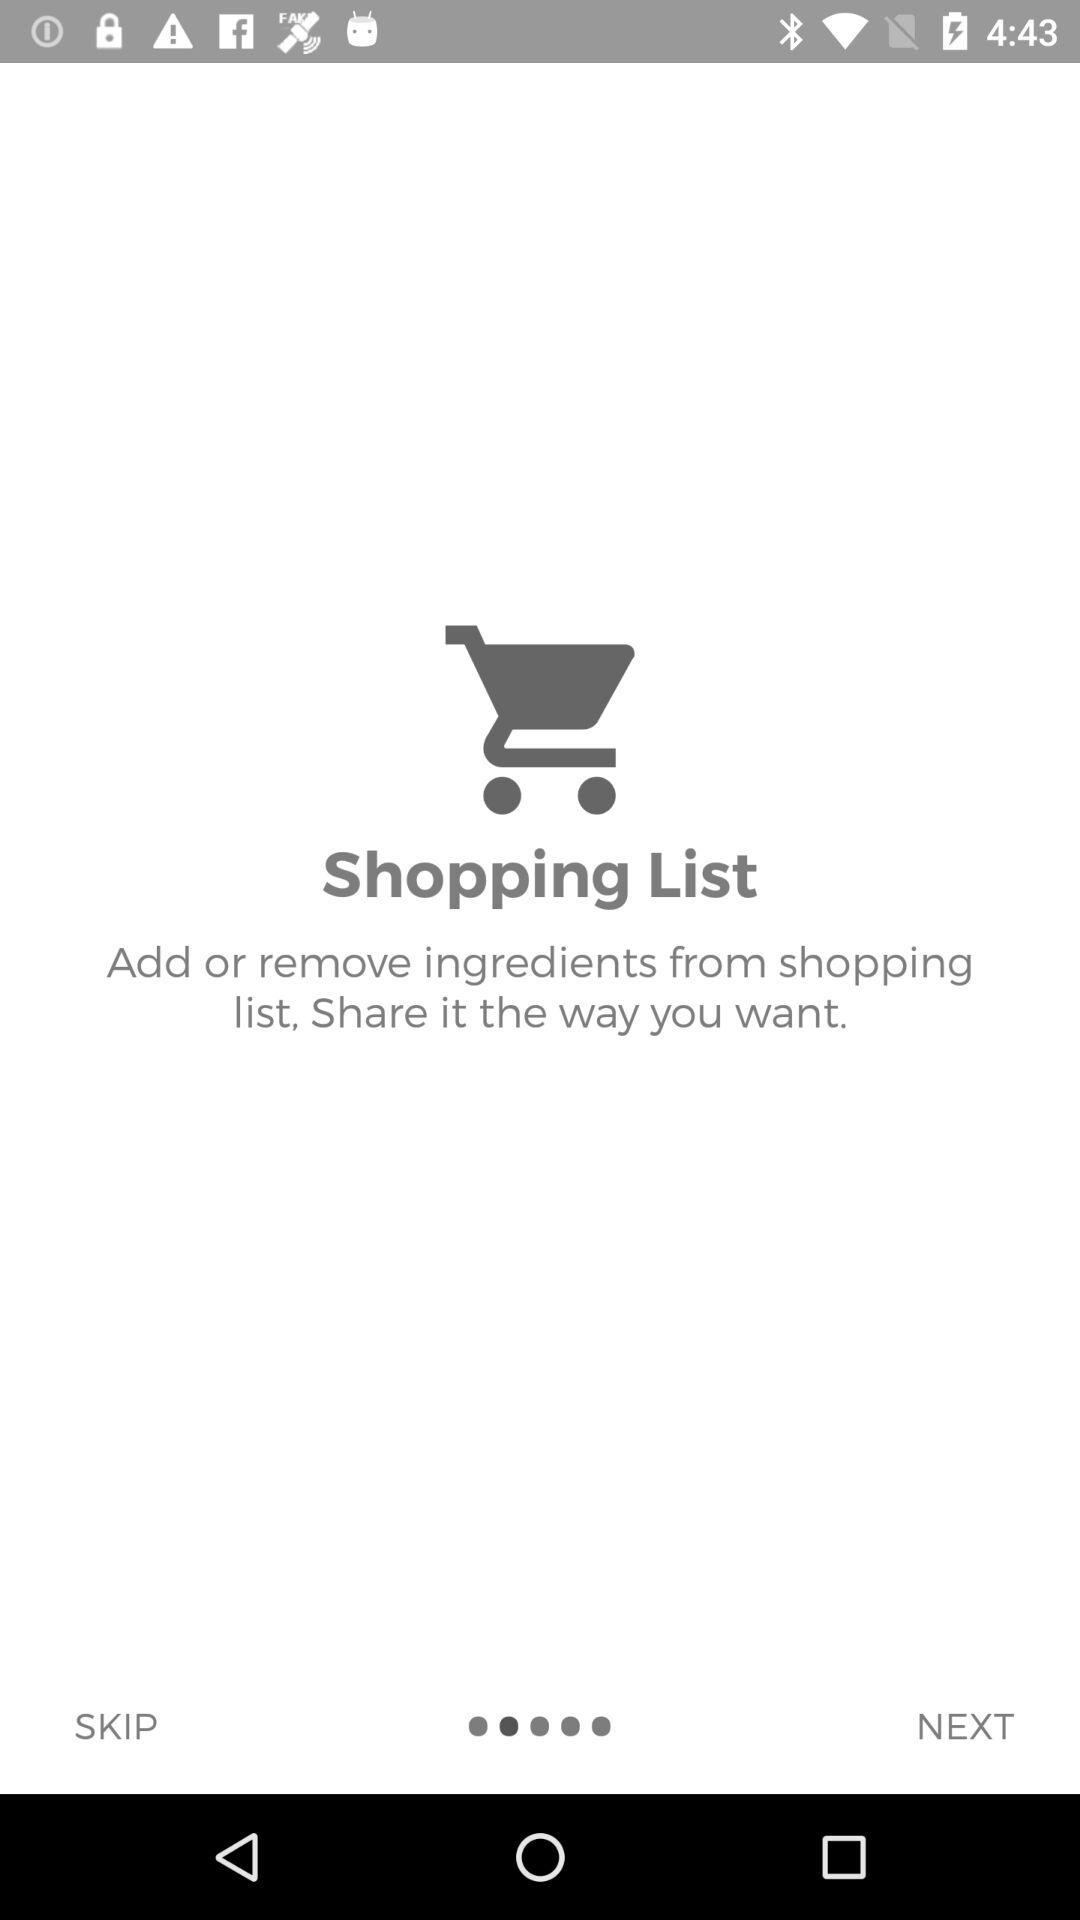 Image resolution: width=1080 pixels, height=1920 pixels. I want to click on next, so click(963, 1724).